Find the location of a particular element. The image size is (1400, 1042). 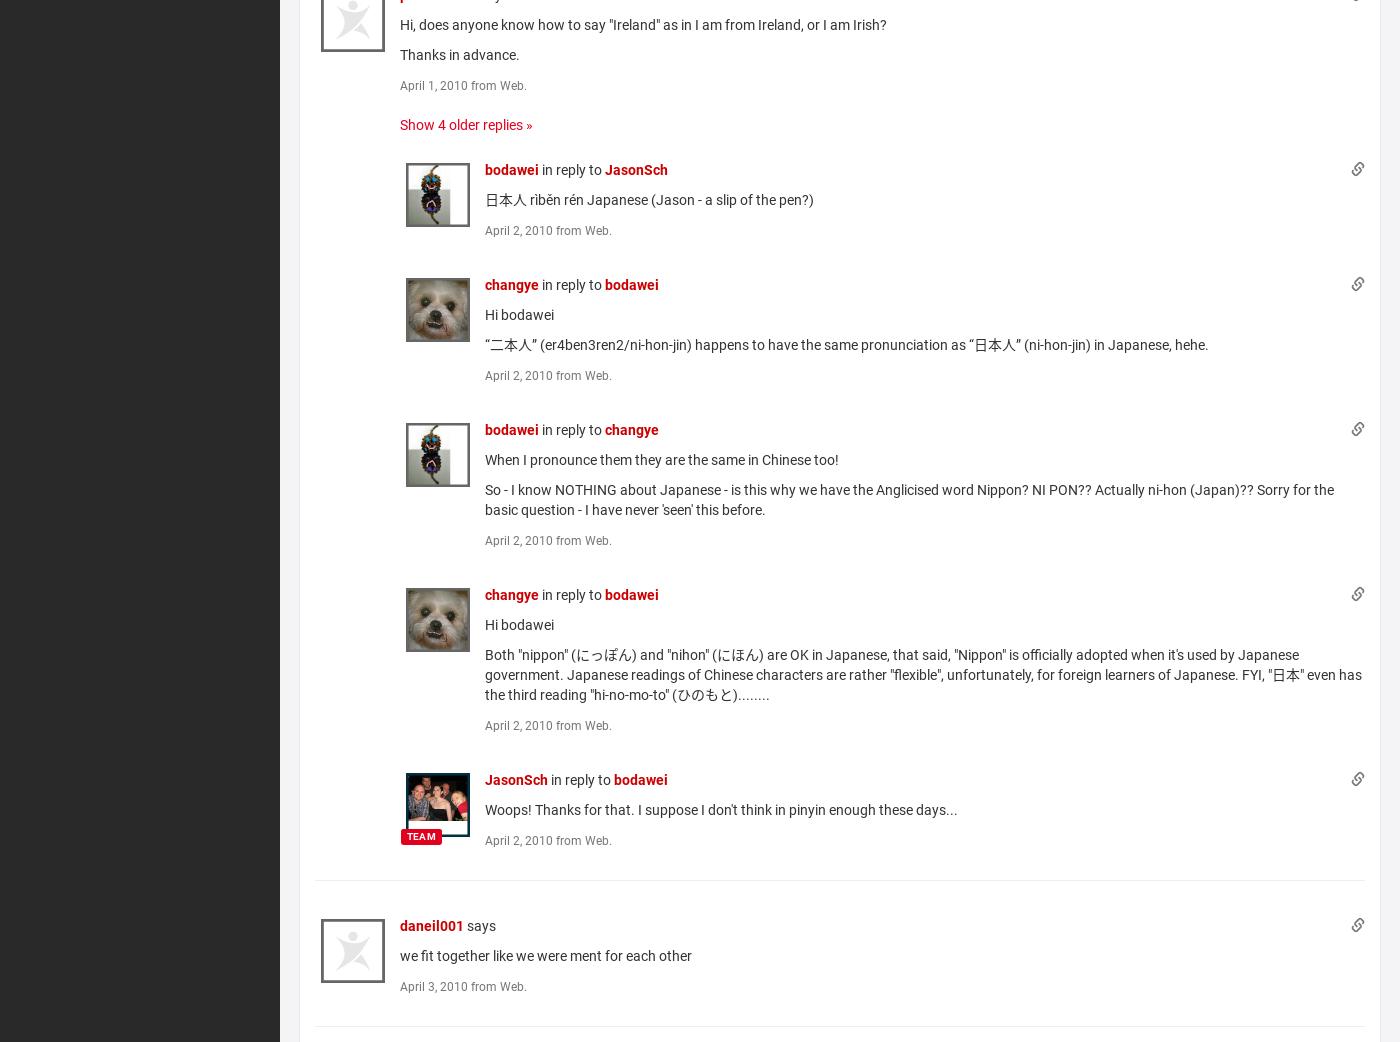

'daneil001' is located at coordinates (432, 923).